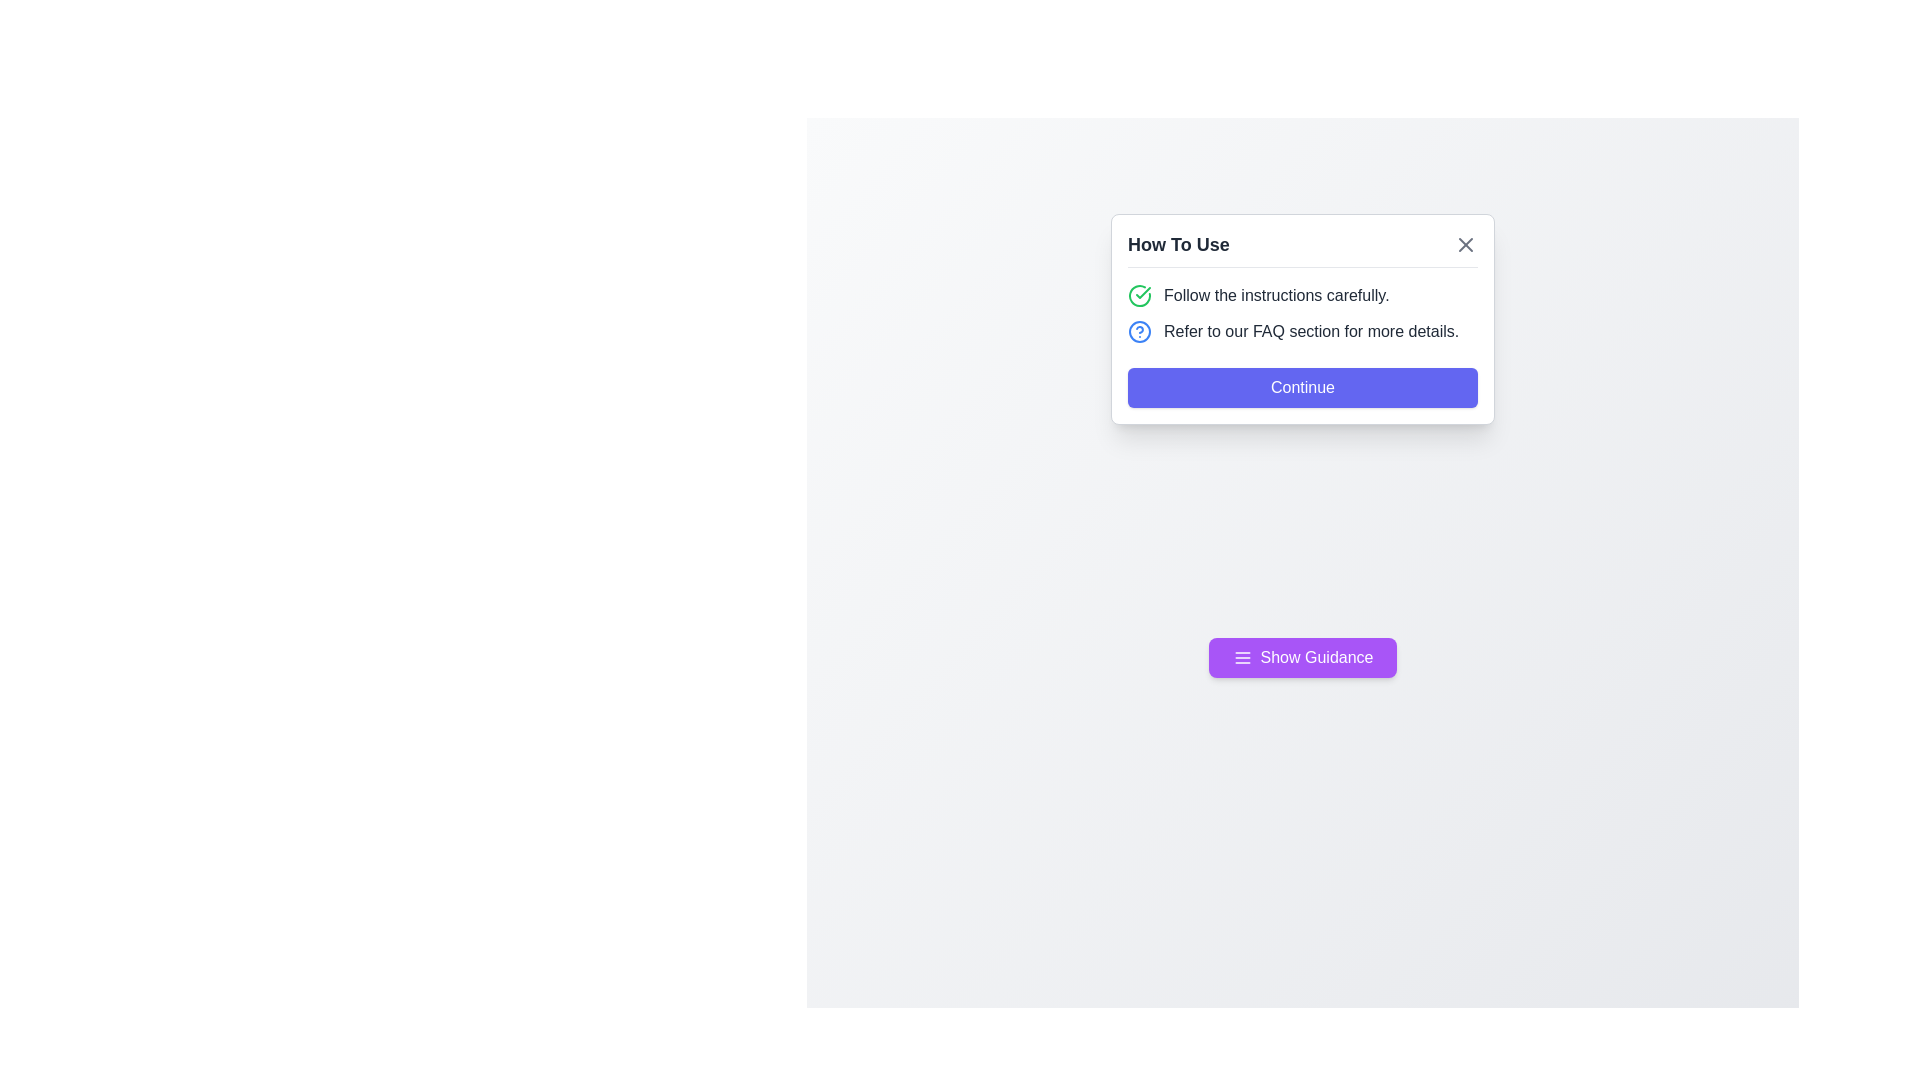 Image resolution: width=1920 pixels, height=1080 pixels. Describe the element at coordinates (1302, 388) in the screenshot. I see `the rectangular button with rounded corners and blue background labeled 'Continue'` at that location.